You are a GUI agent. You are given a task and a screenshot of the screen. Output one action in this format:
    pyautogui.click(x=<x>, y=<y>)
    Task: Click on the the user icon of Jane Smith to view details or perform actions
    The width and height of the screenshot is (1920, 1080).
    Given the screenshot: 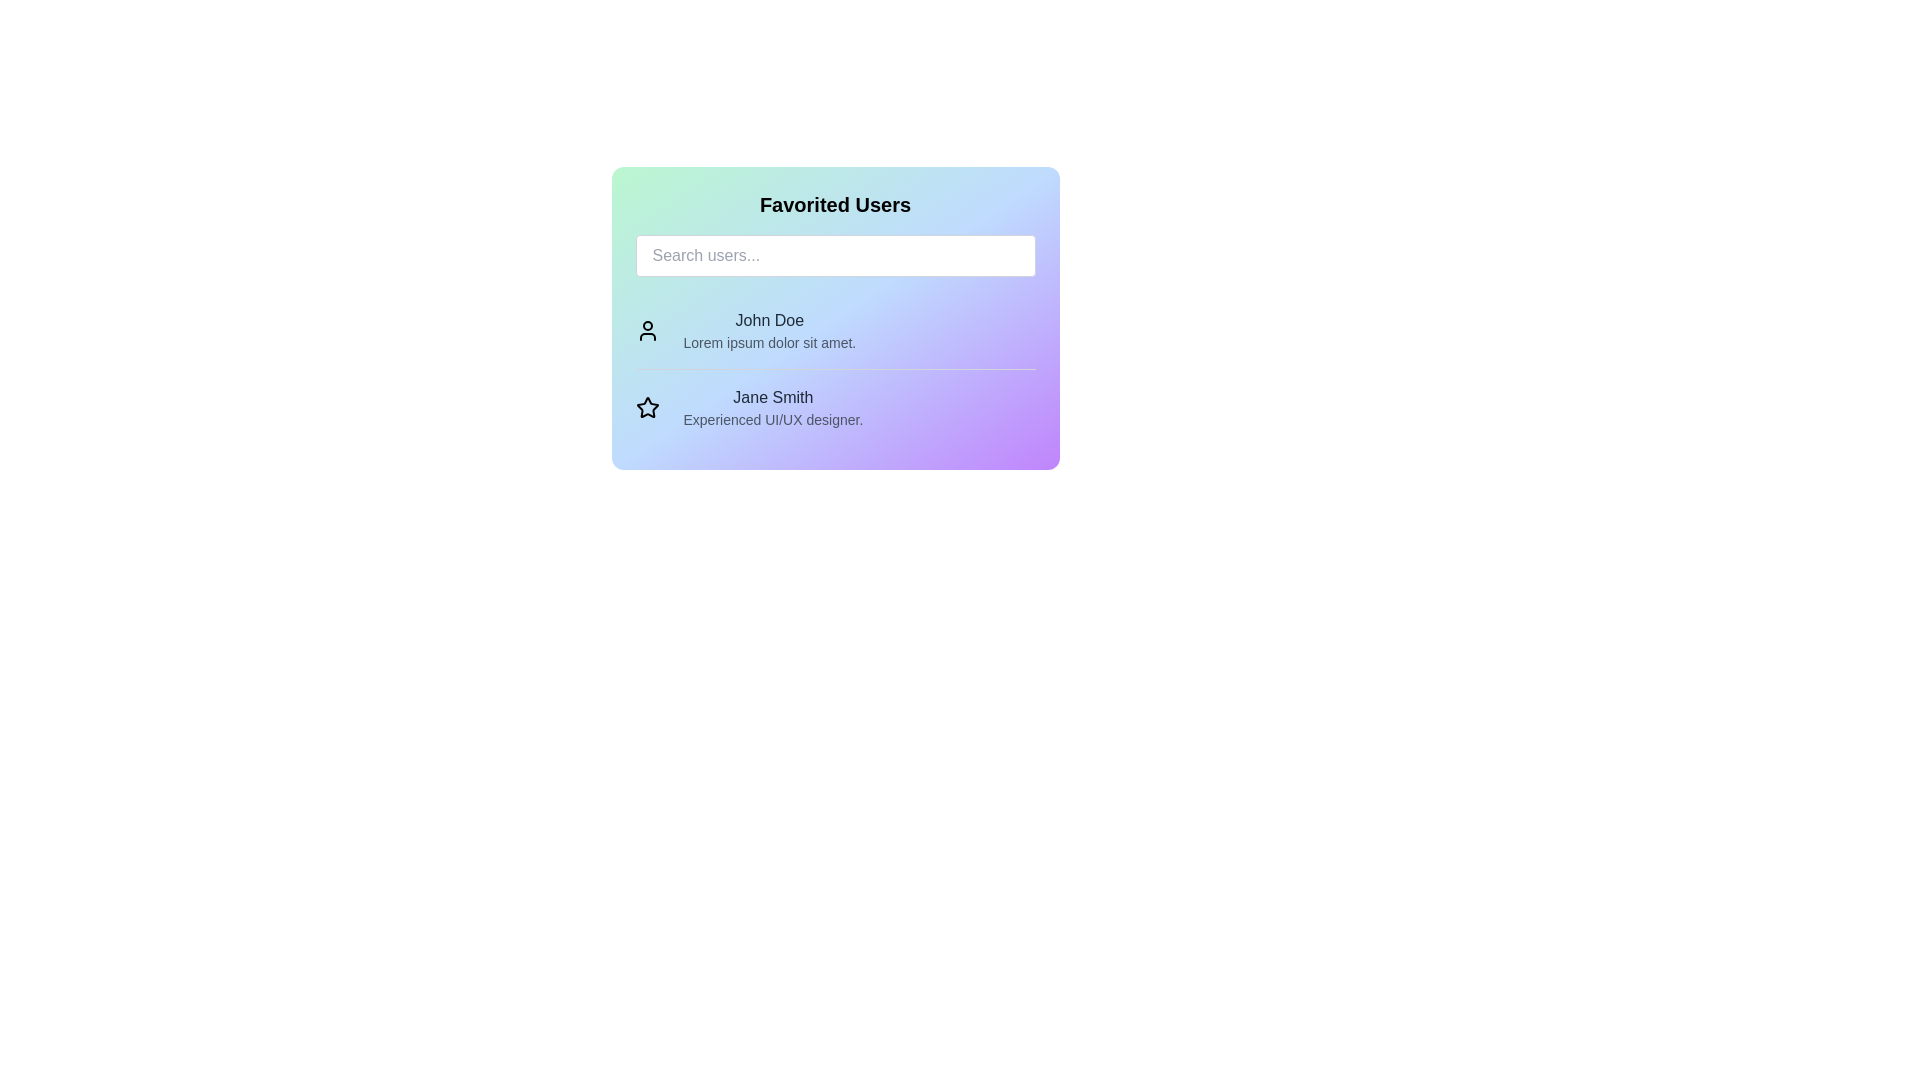 What is the action you would take?
    pyautogui.click(x=647, y=407)
    